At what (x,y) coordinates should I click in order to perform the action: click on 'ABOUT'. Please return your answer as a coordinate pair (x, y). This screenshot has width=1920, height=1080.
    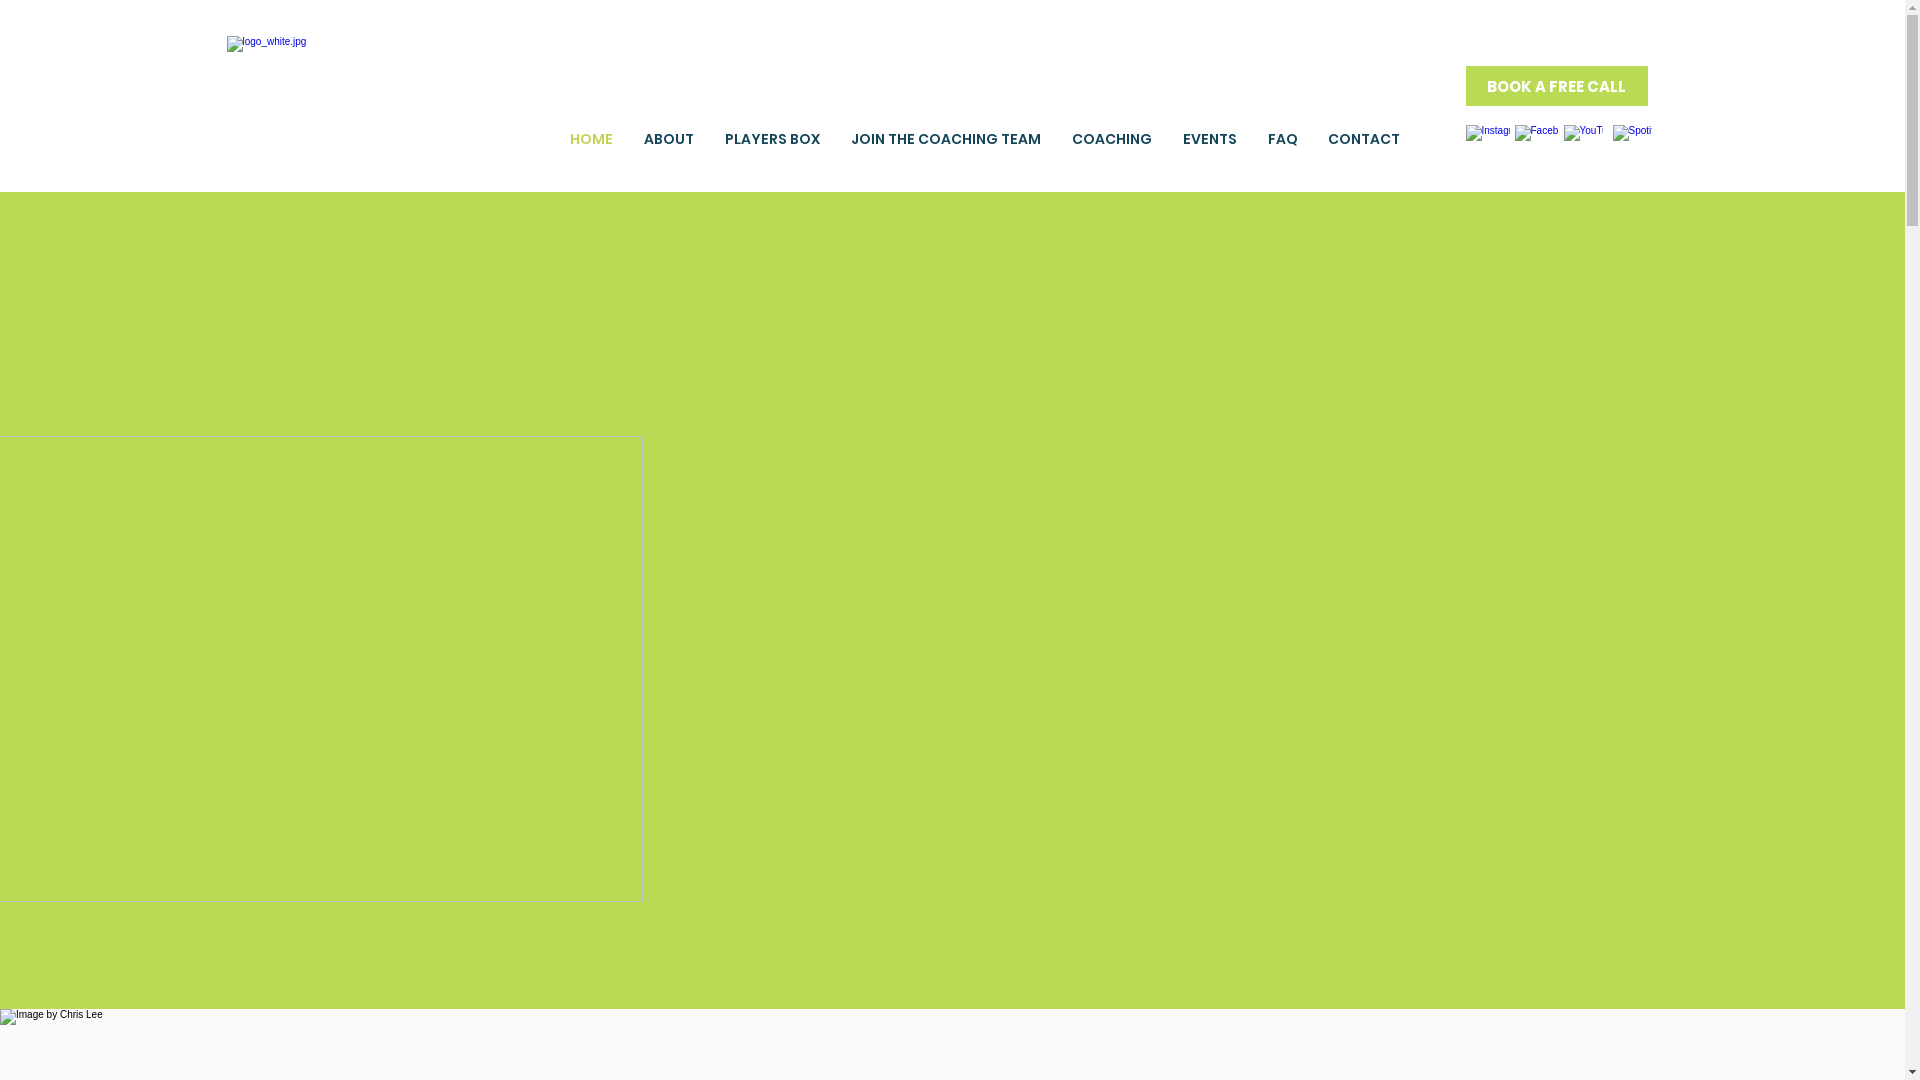
    Looking at the image, I should click on (668, 137).